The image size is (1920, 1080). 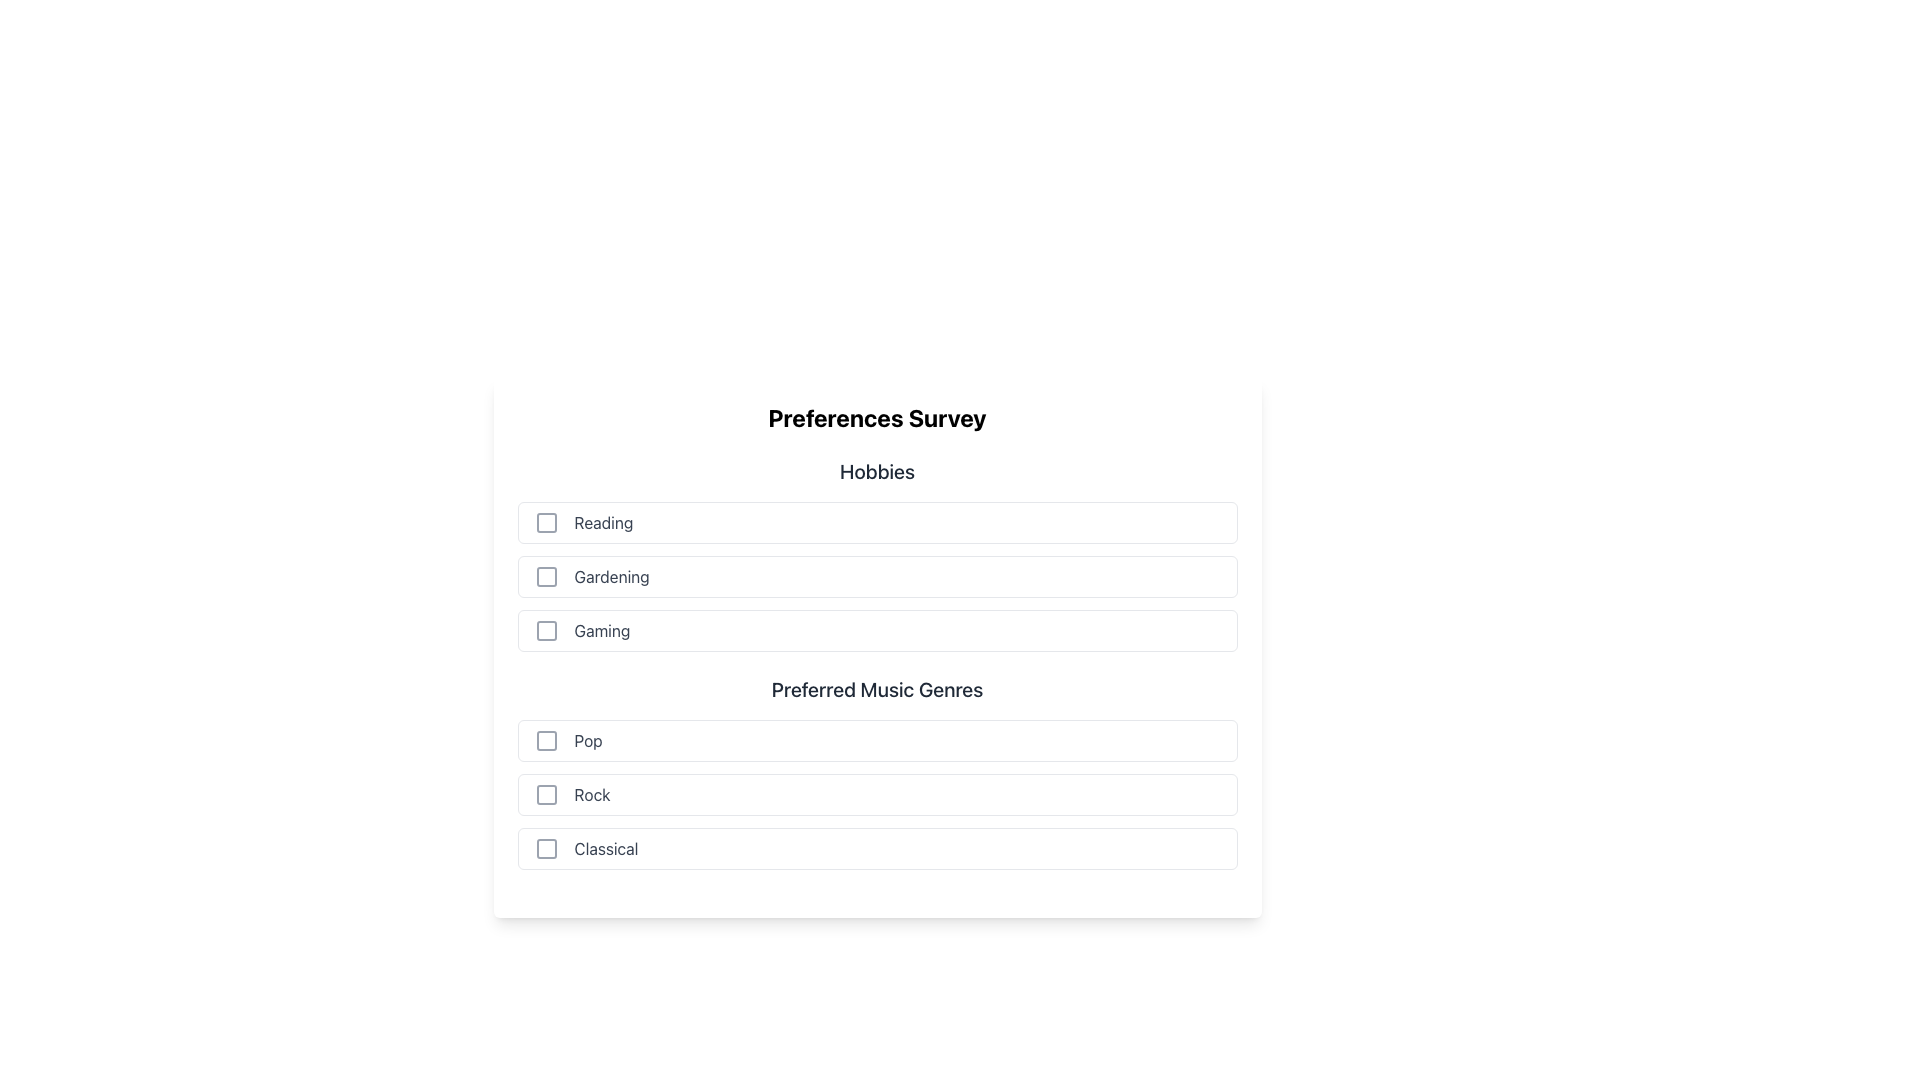 I want to click on the text label displaying the word 'Rock' in gray font, which is the third text label in the 'Preferred Music Genres' section, positioned to the right of a checkbox, so click(x=591, y=793).